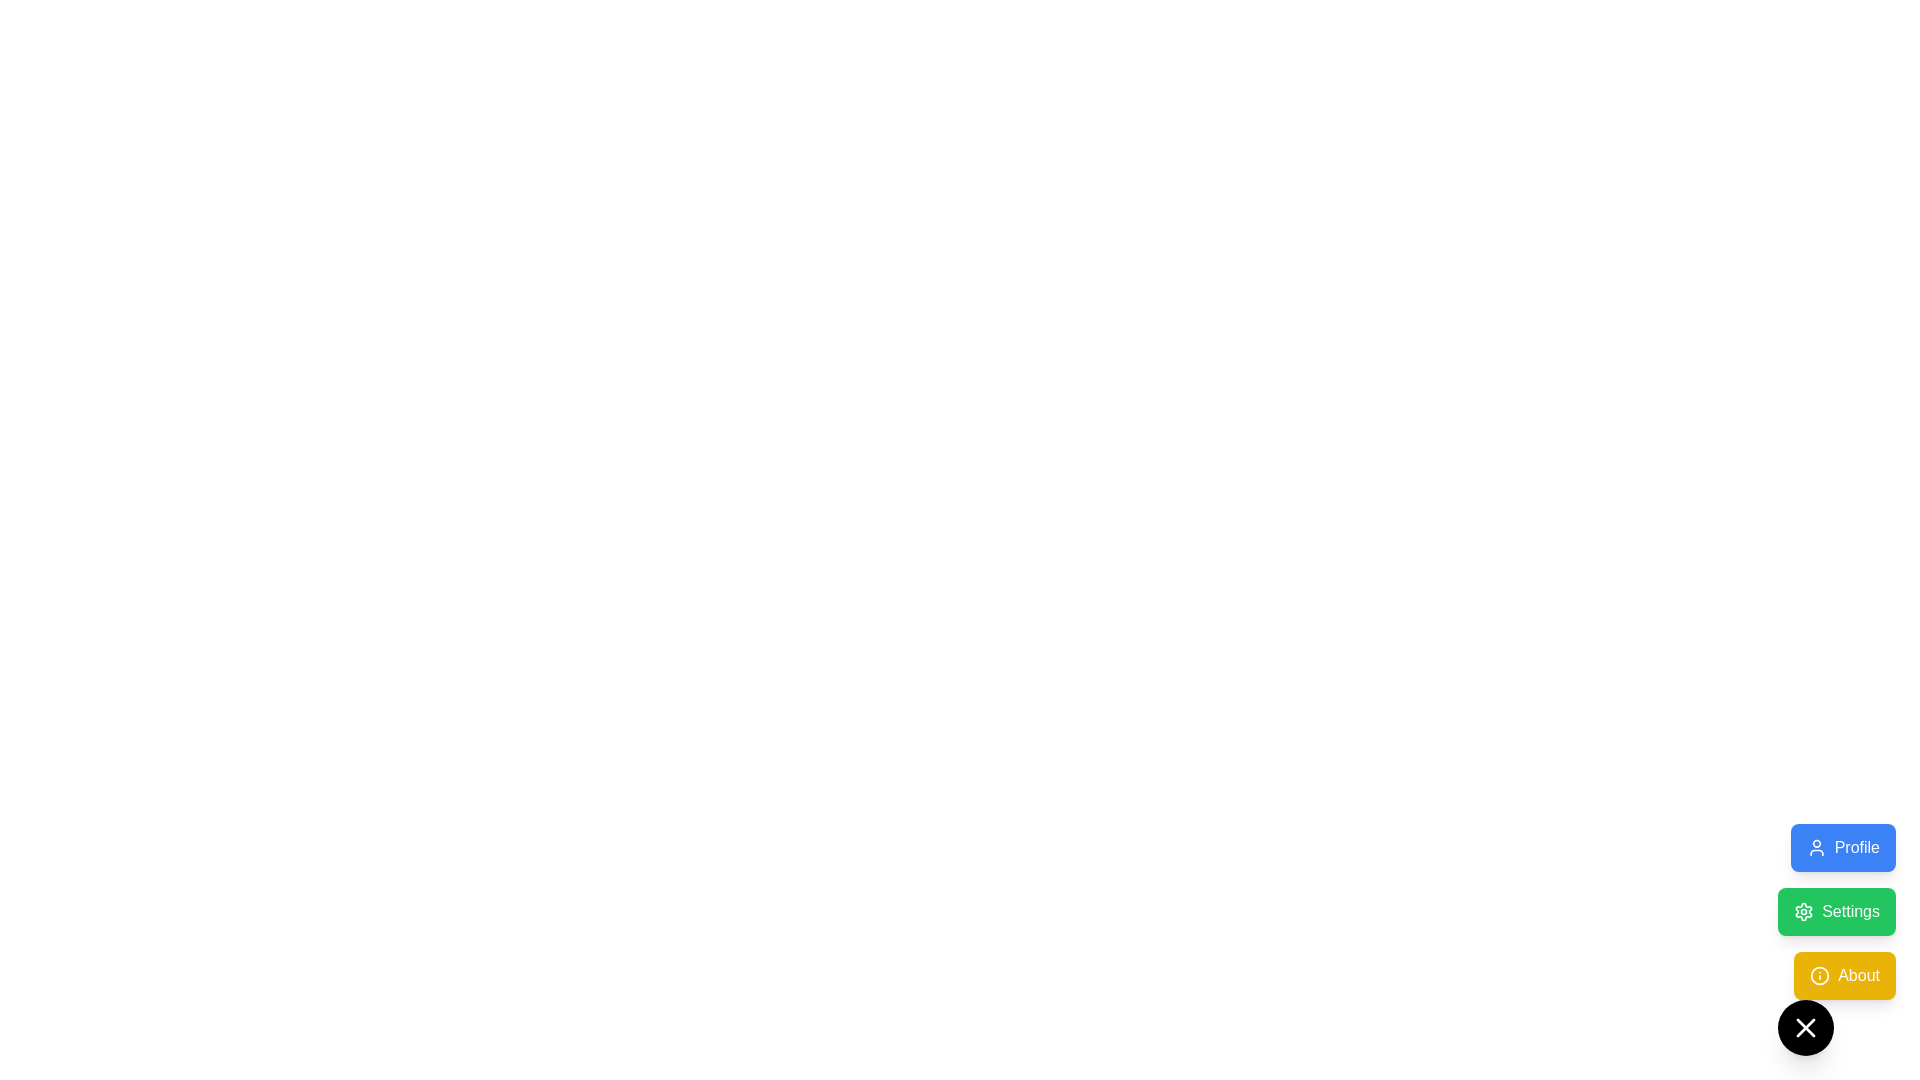  What do you see at coordinates (1837, 911) in the screenshot?
I see `the green rounded rectangular button labeled 'Settings' located` at bounding box center [1837, 911].